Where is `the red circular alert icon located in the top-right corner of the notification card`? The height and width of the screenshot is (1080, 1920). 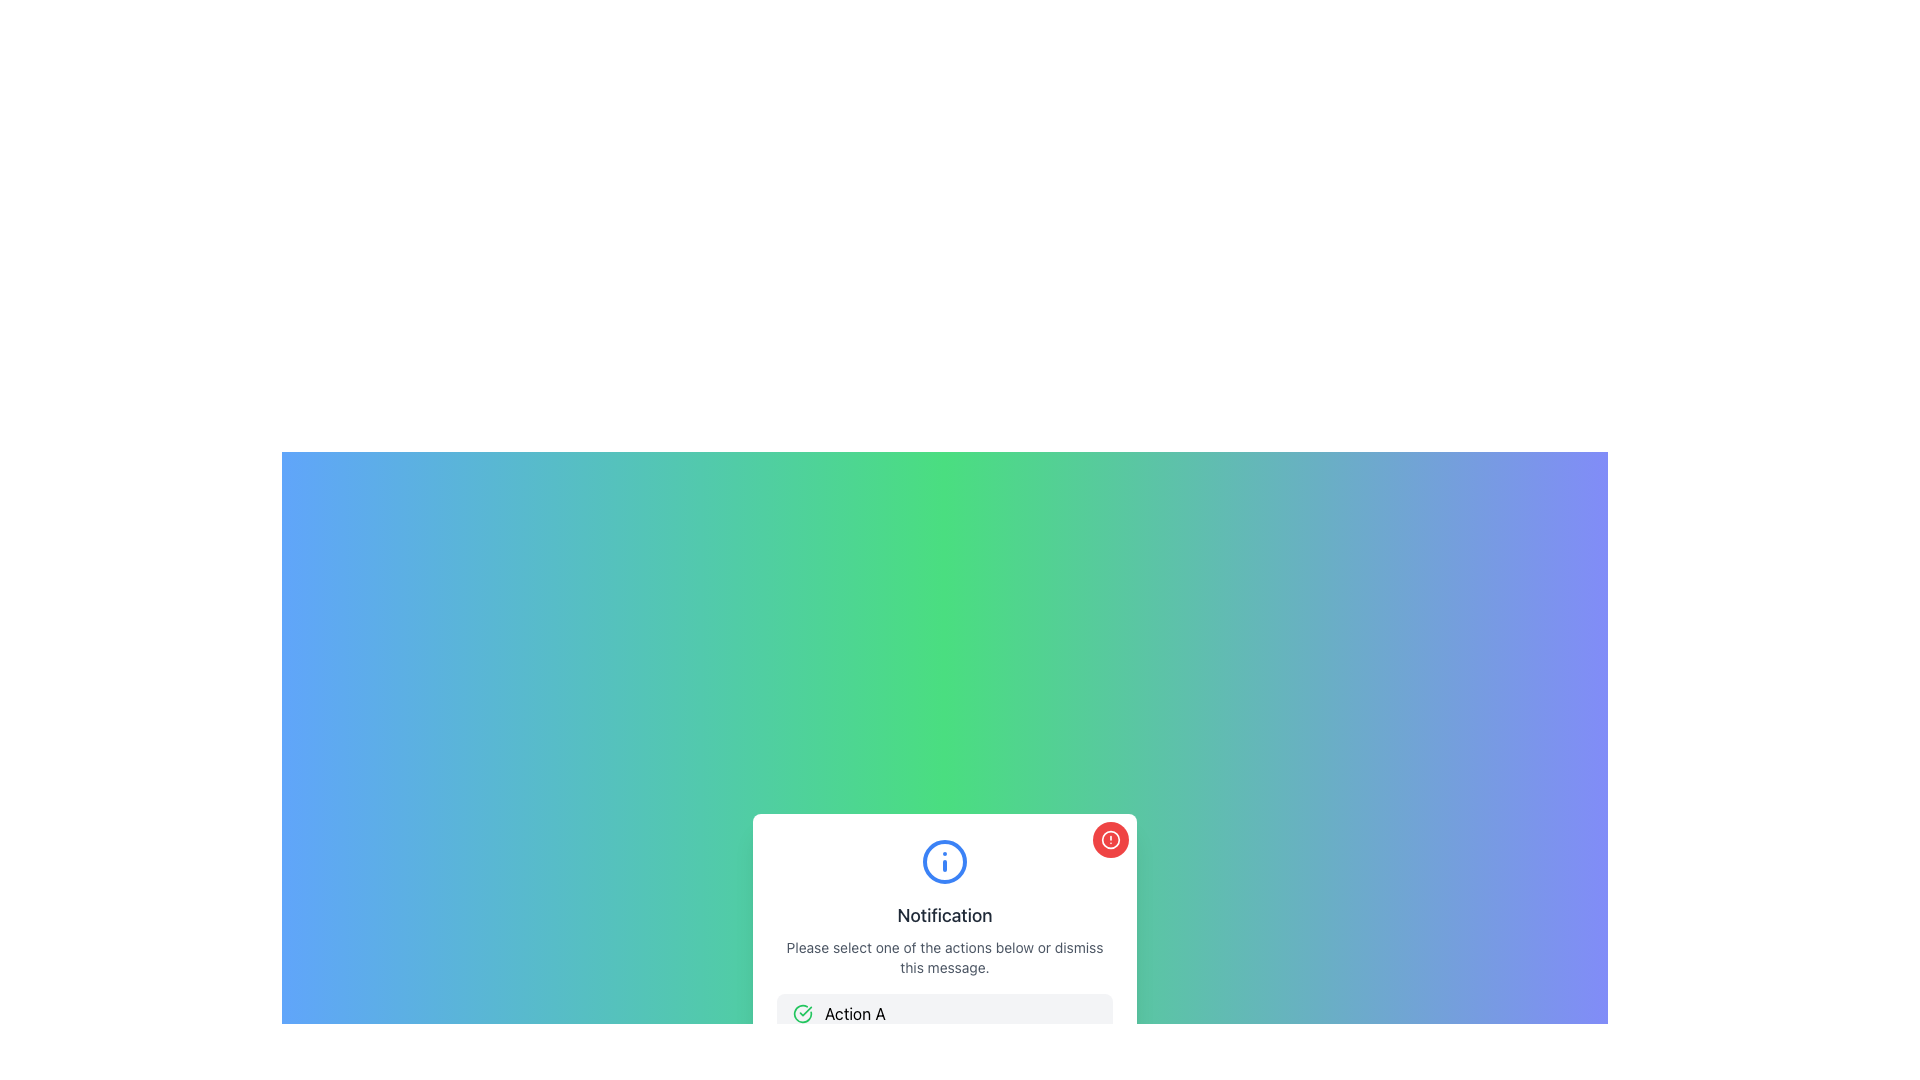 the red circular alert icon located in the top-right corner of the notification card is located at coordinates (1109, 840).